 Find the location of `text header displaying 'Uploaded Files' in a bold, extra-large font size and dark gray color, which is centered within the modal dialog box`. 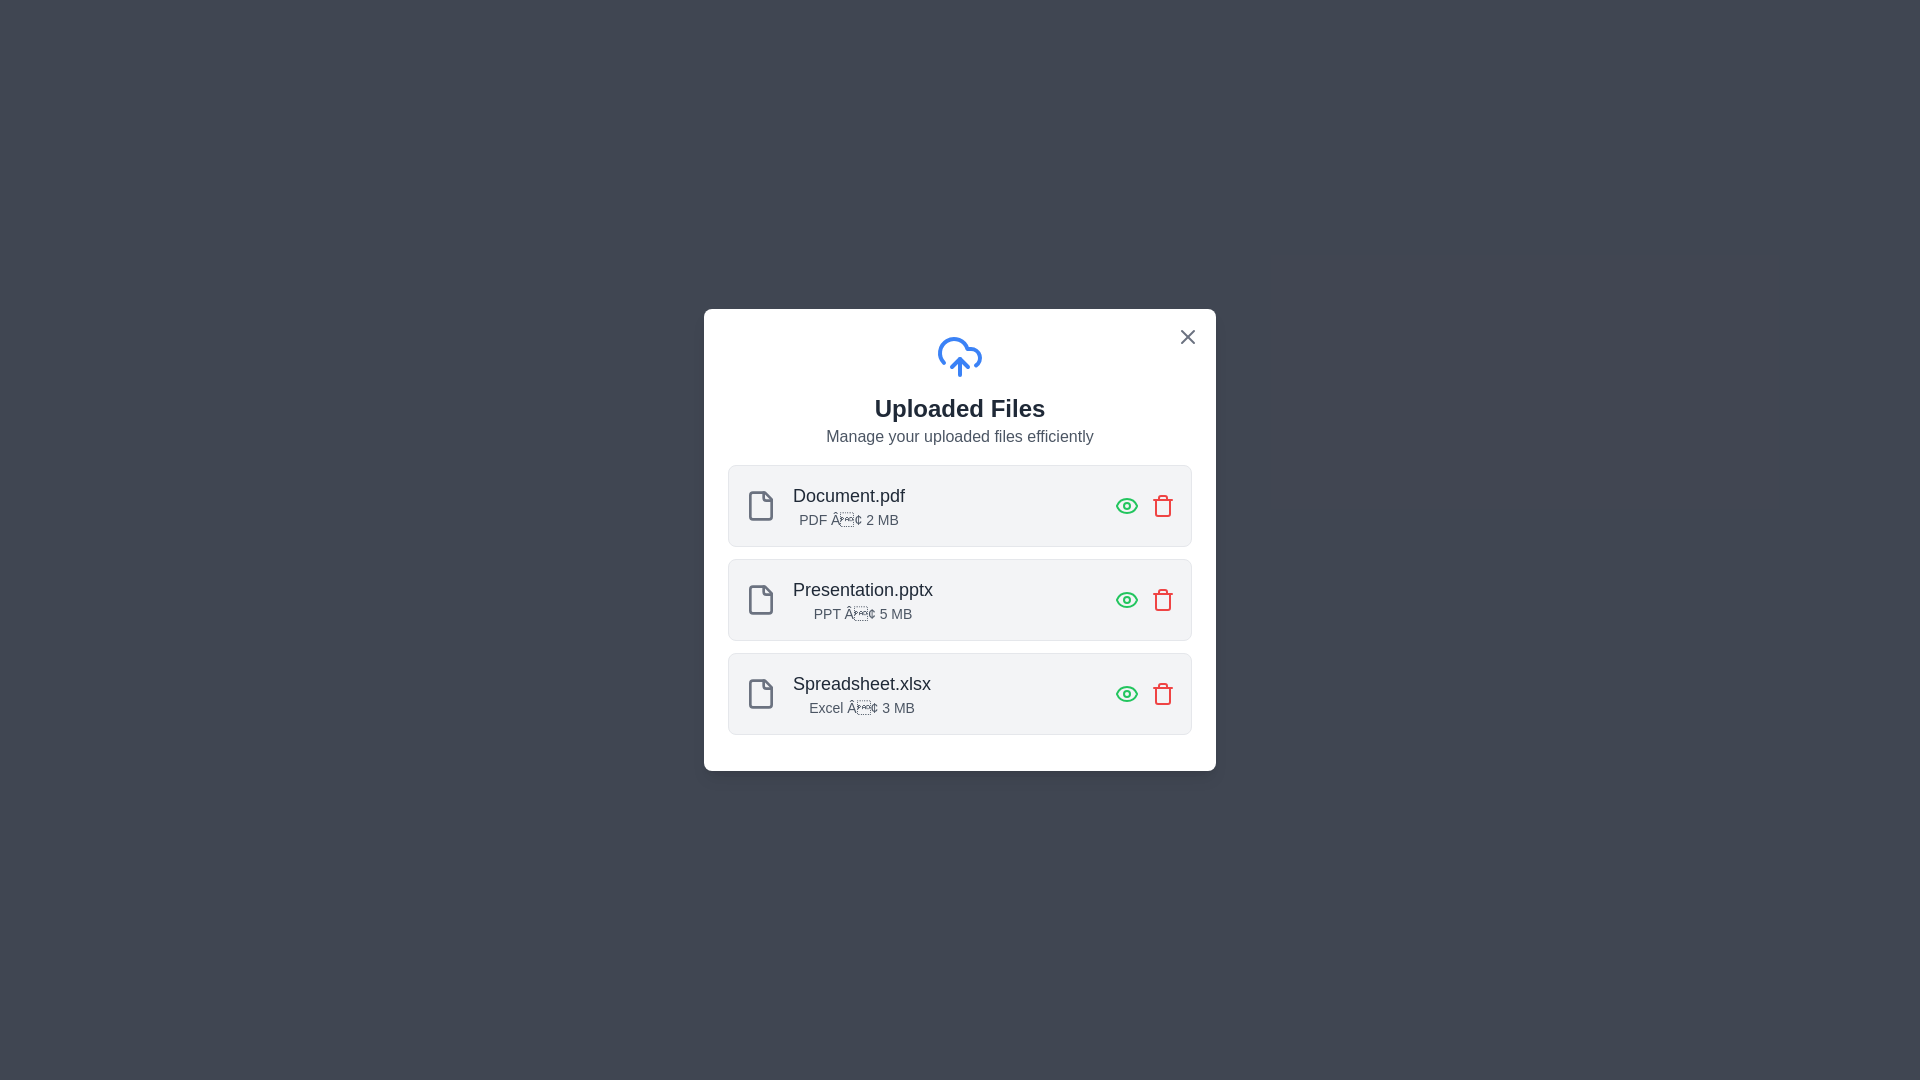

text header displaying 'Uploaded Files' in a bold, extra-large font size and dark gray color, which is centered within the modal dialog box is located at coordinates (960, 407).